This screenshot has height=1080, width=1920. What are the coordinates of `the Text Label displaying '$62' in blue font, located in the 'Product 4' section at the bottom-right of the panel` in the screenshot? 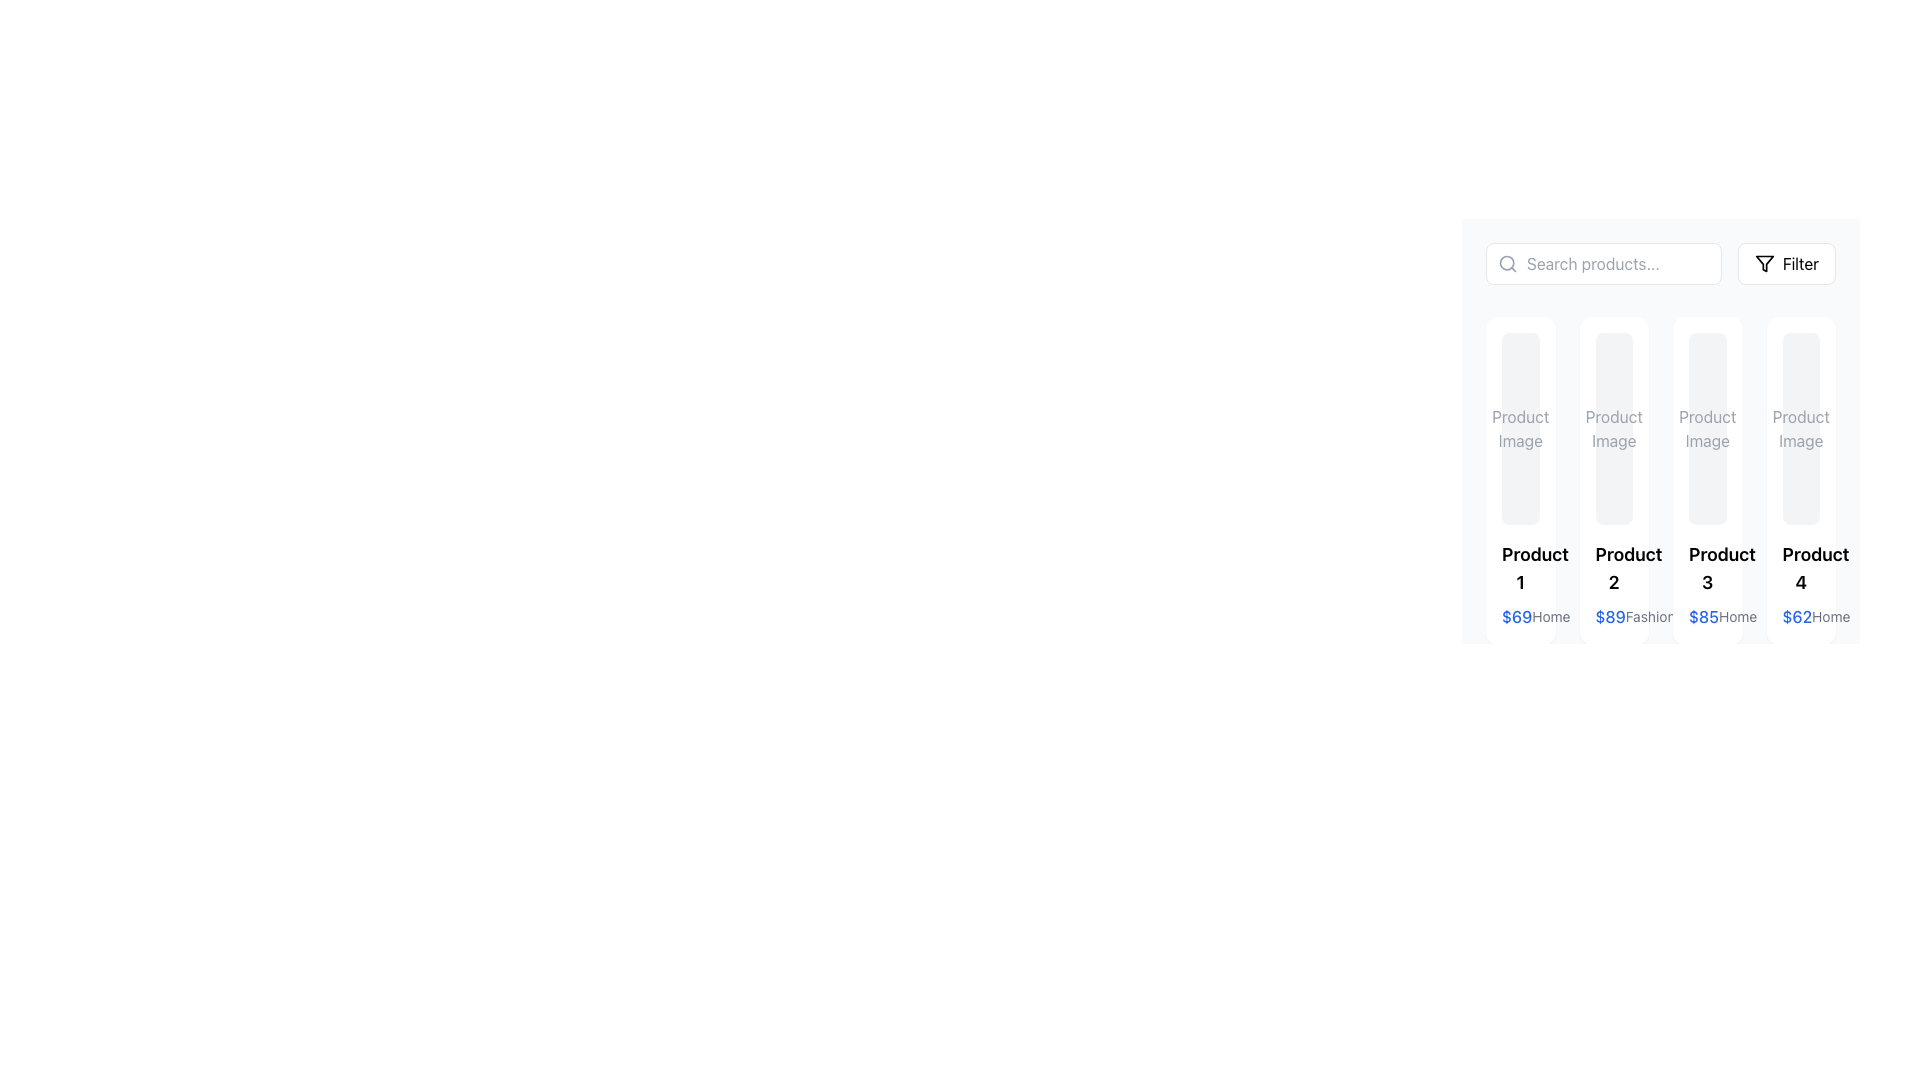 It's located at (1797, 616).